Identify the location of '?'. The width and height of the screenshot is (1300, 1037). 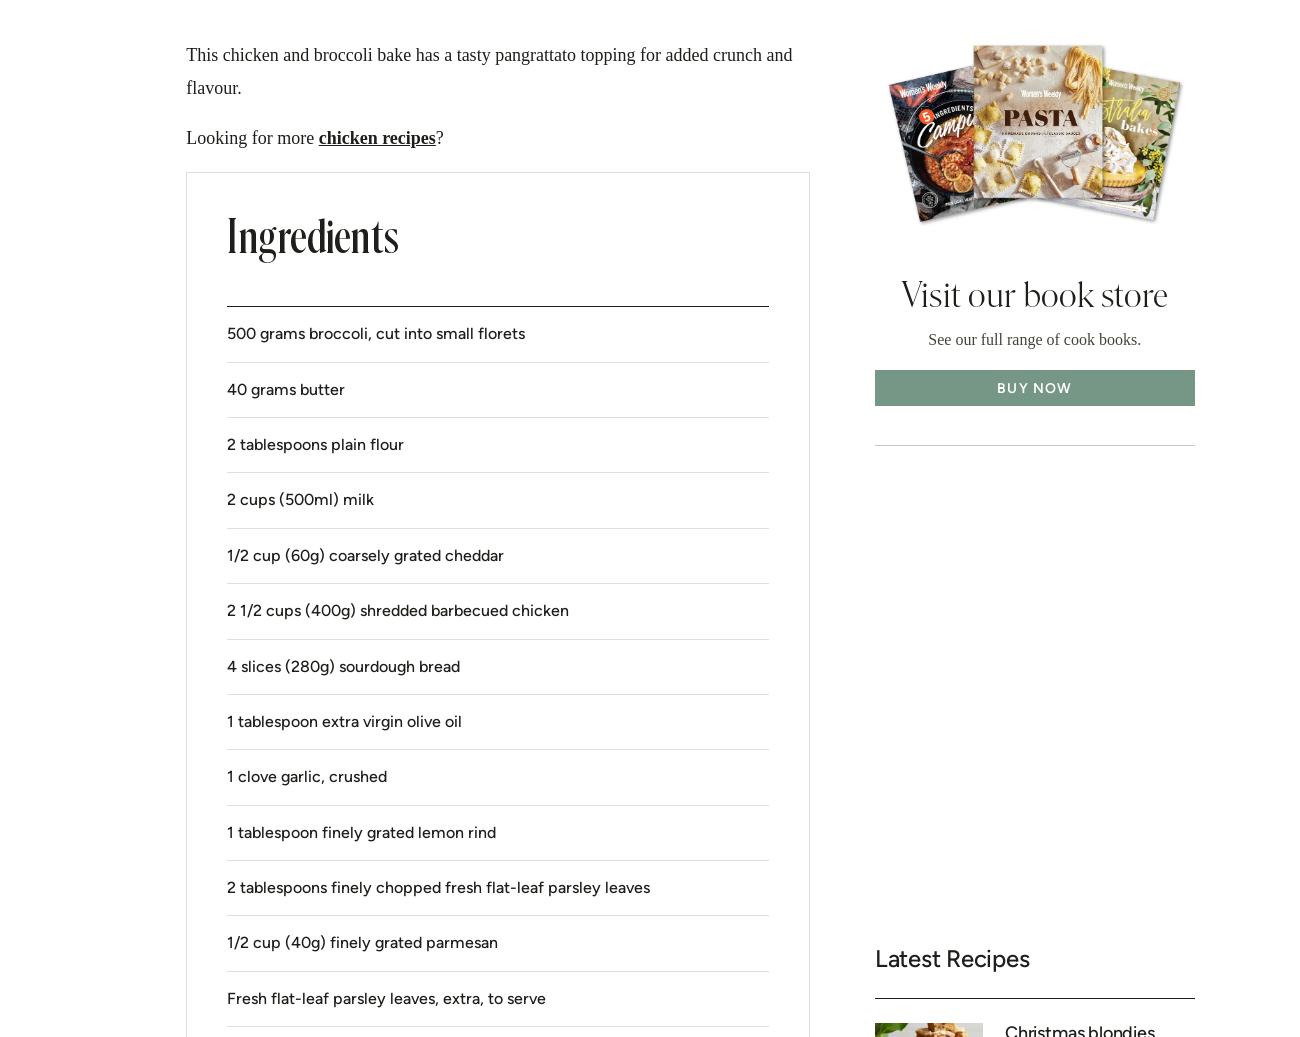
(433, 135).